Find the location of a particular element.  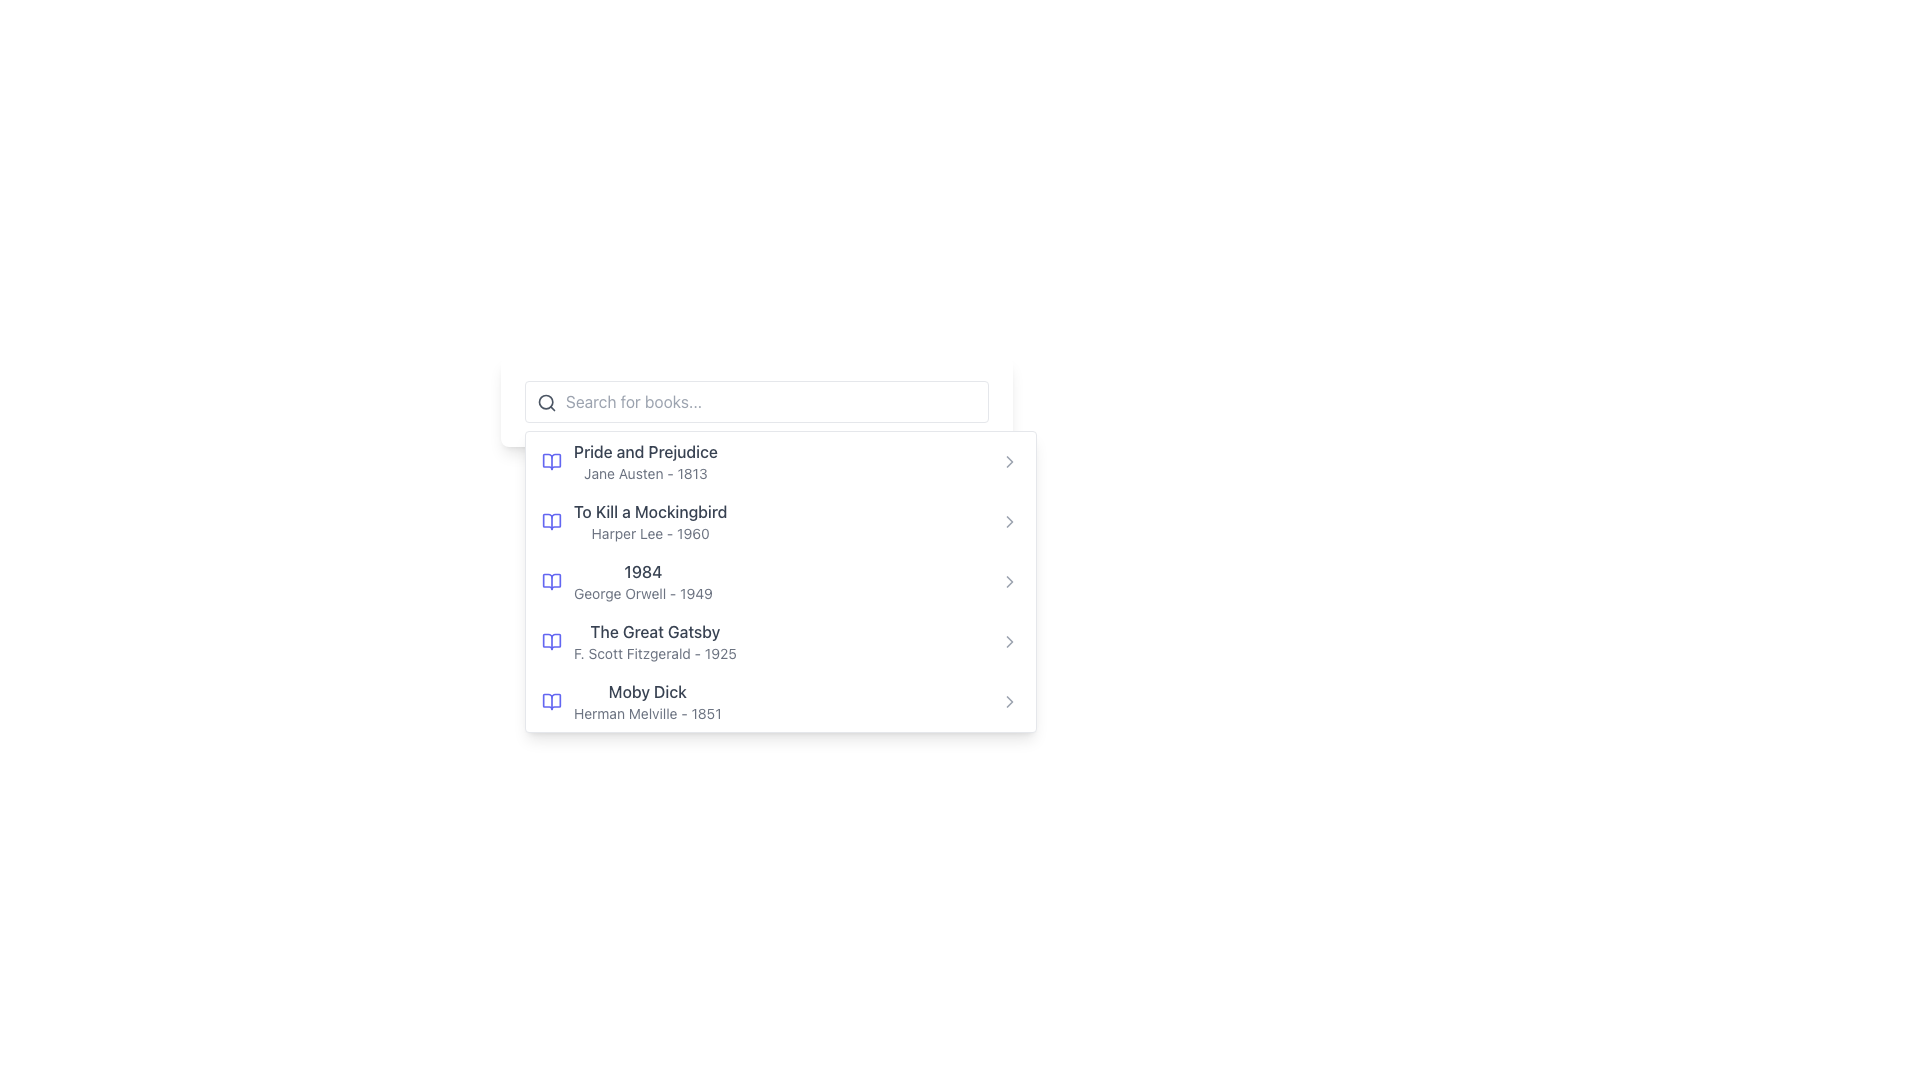

the text label displaying 'George Orwell - 1949' is located at coordinates (643, 593).